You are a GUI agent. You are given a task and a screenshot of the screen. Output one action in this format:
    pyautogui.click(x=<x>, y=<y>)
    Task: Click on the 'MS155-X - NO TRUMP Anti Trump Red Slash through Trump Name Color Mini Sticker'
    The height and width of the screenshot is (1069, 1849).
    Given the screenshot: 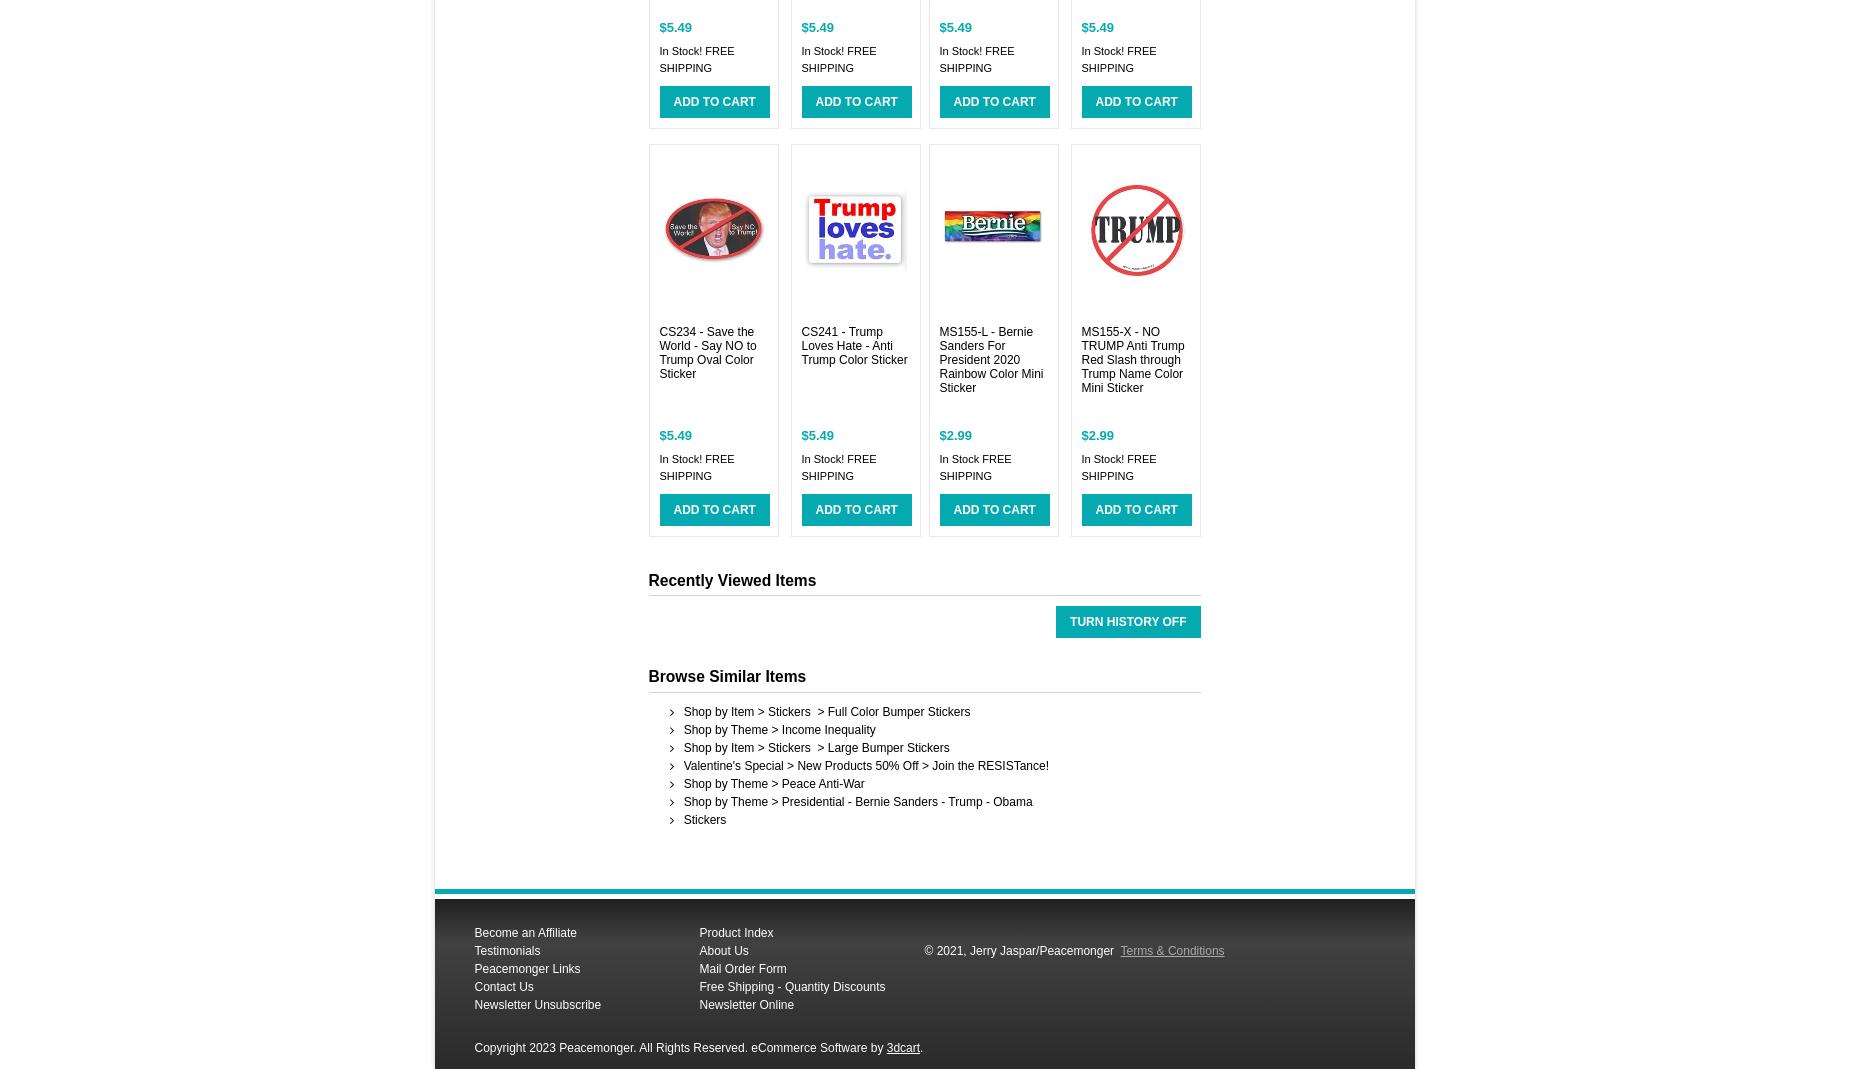 What is the action you would take?
    pyautogui.click(x=1080, y=360)
    